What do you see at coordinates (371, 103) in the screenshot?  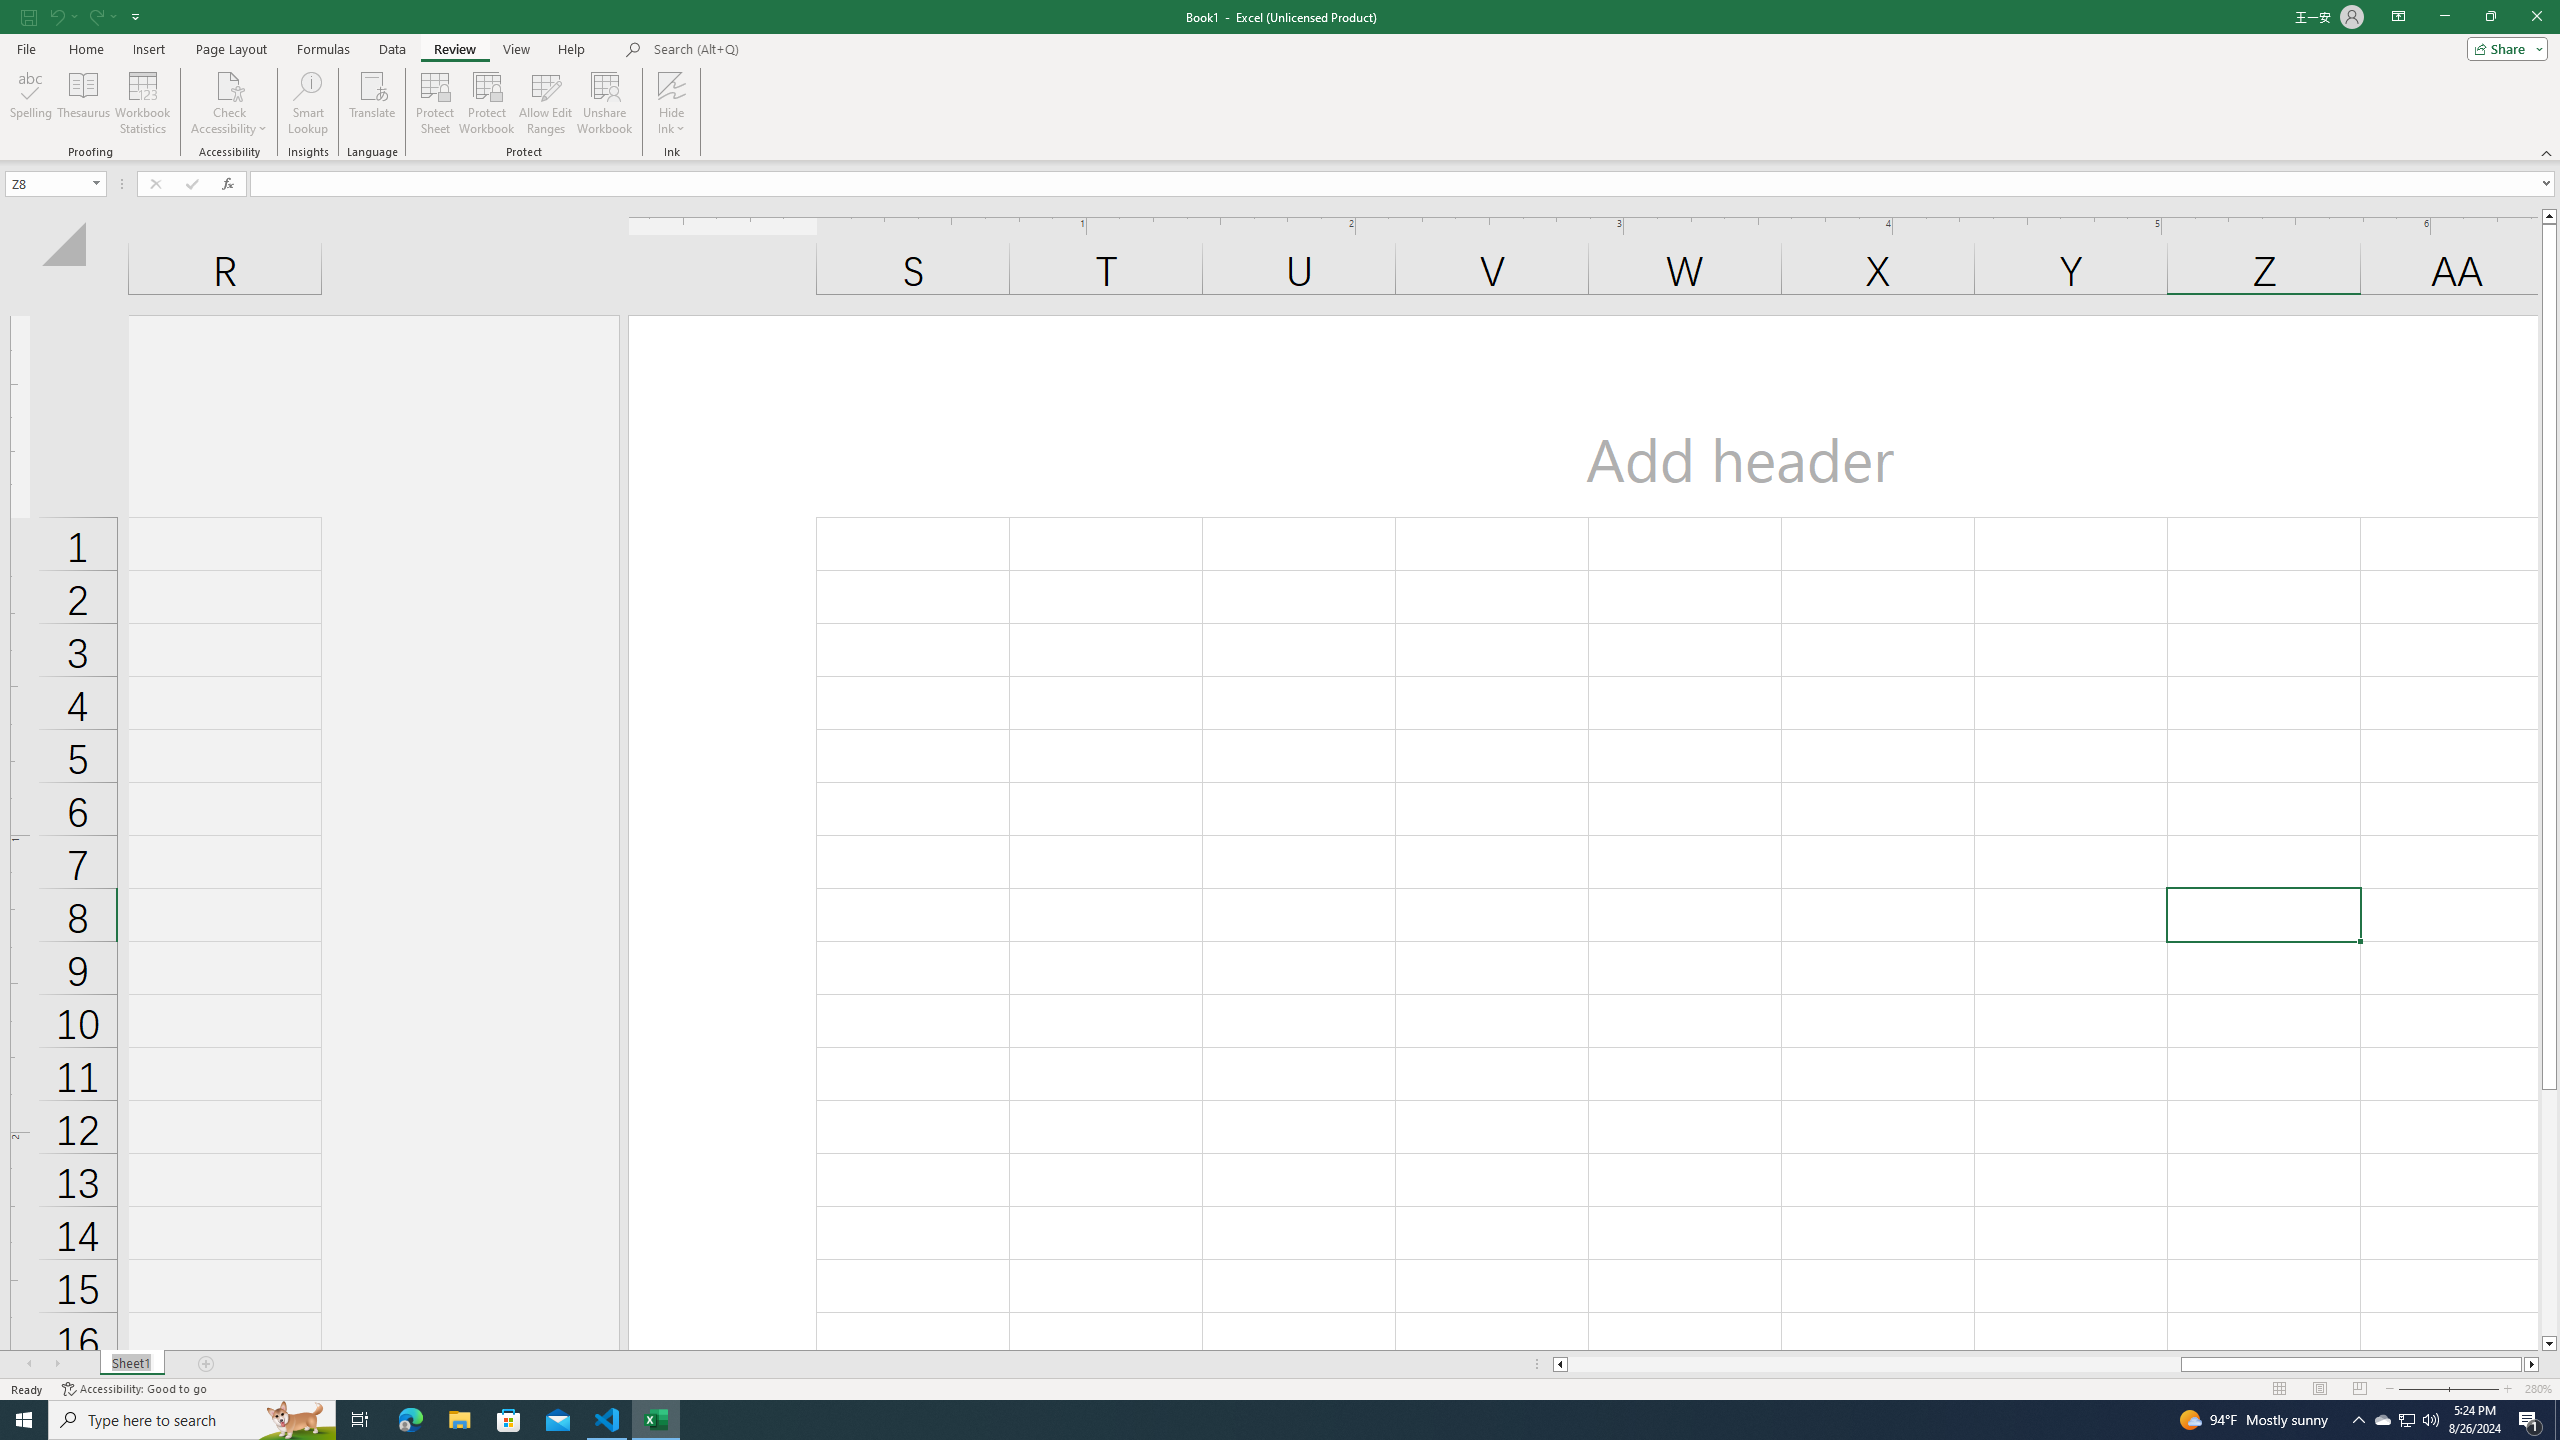 I see `'Translate'` at bounding box center [371, 103].